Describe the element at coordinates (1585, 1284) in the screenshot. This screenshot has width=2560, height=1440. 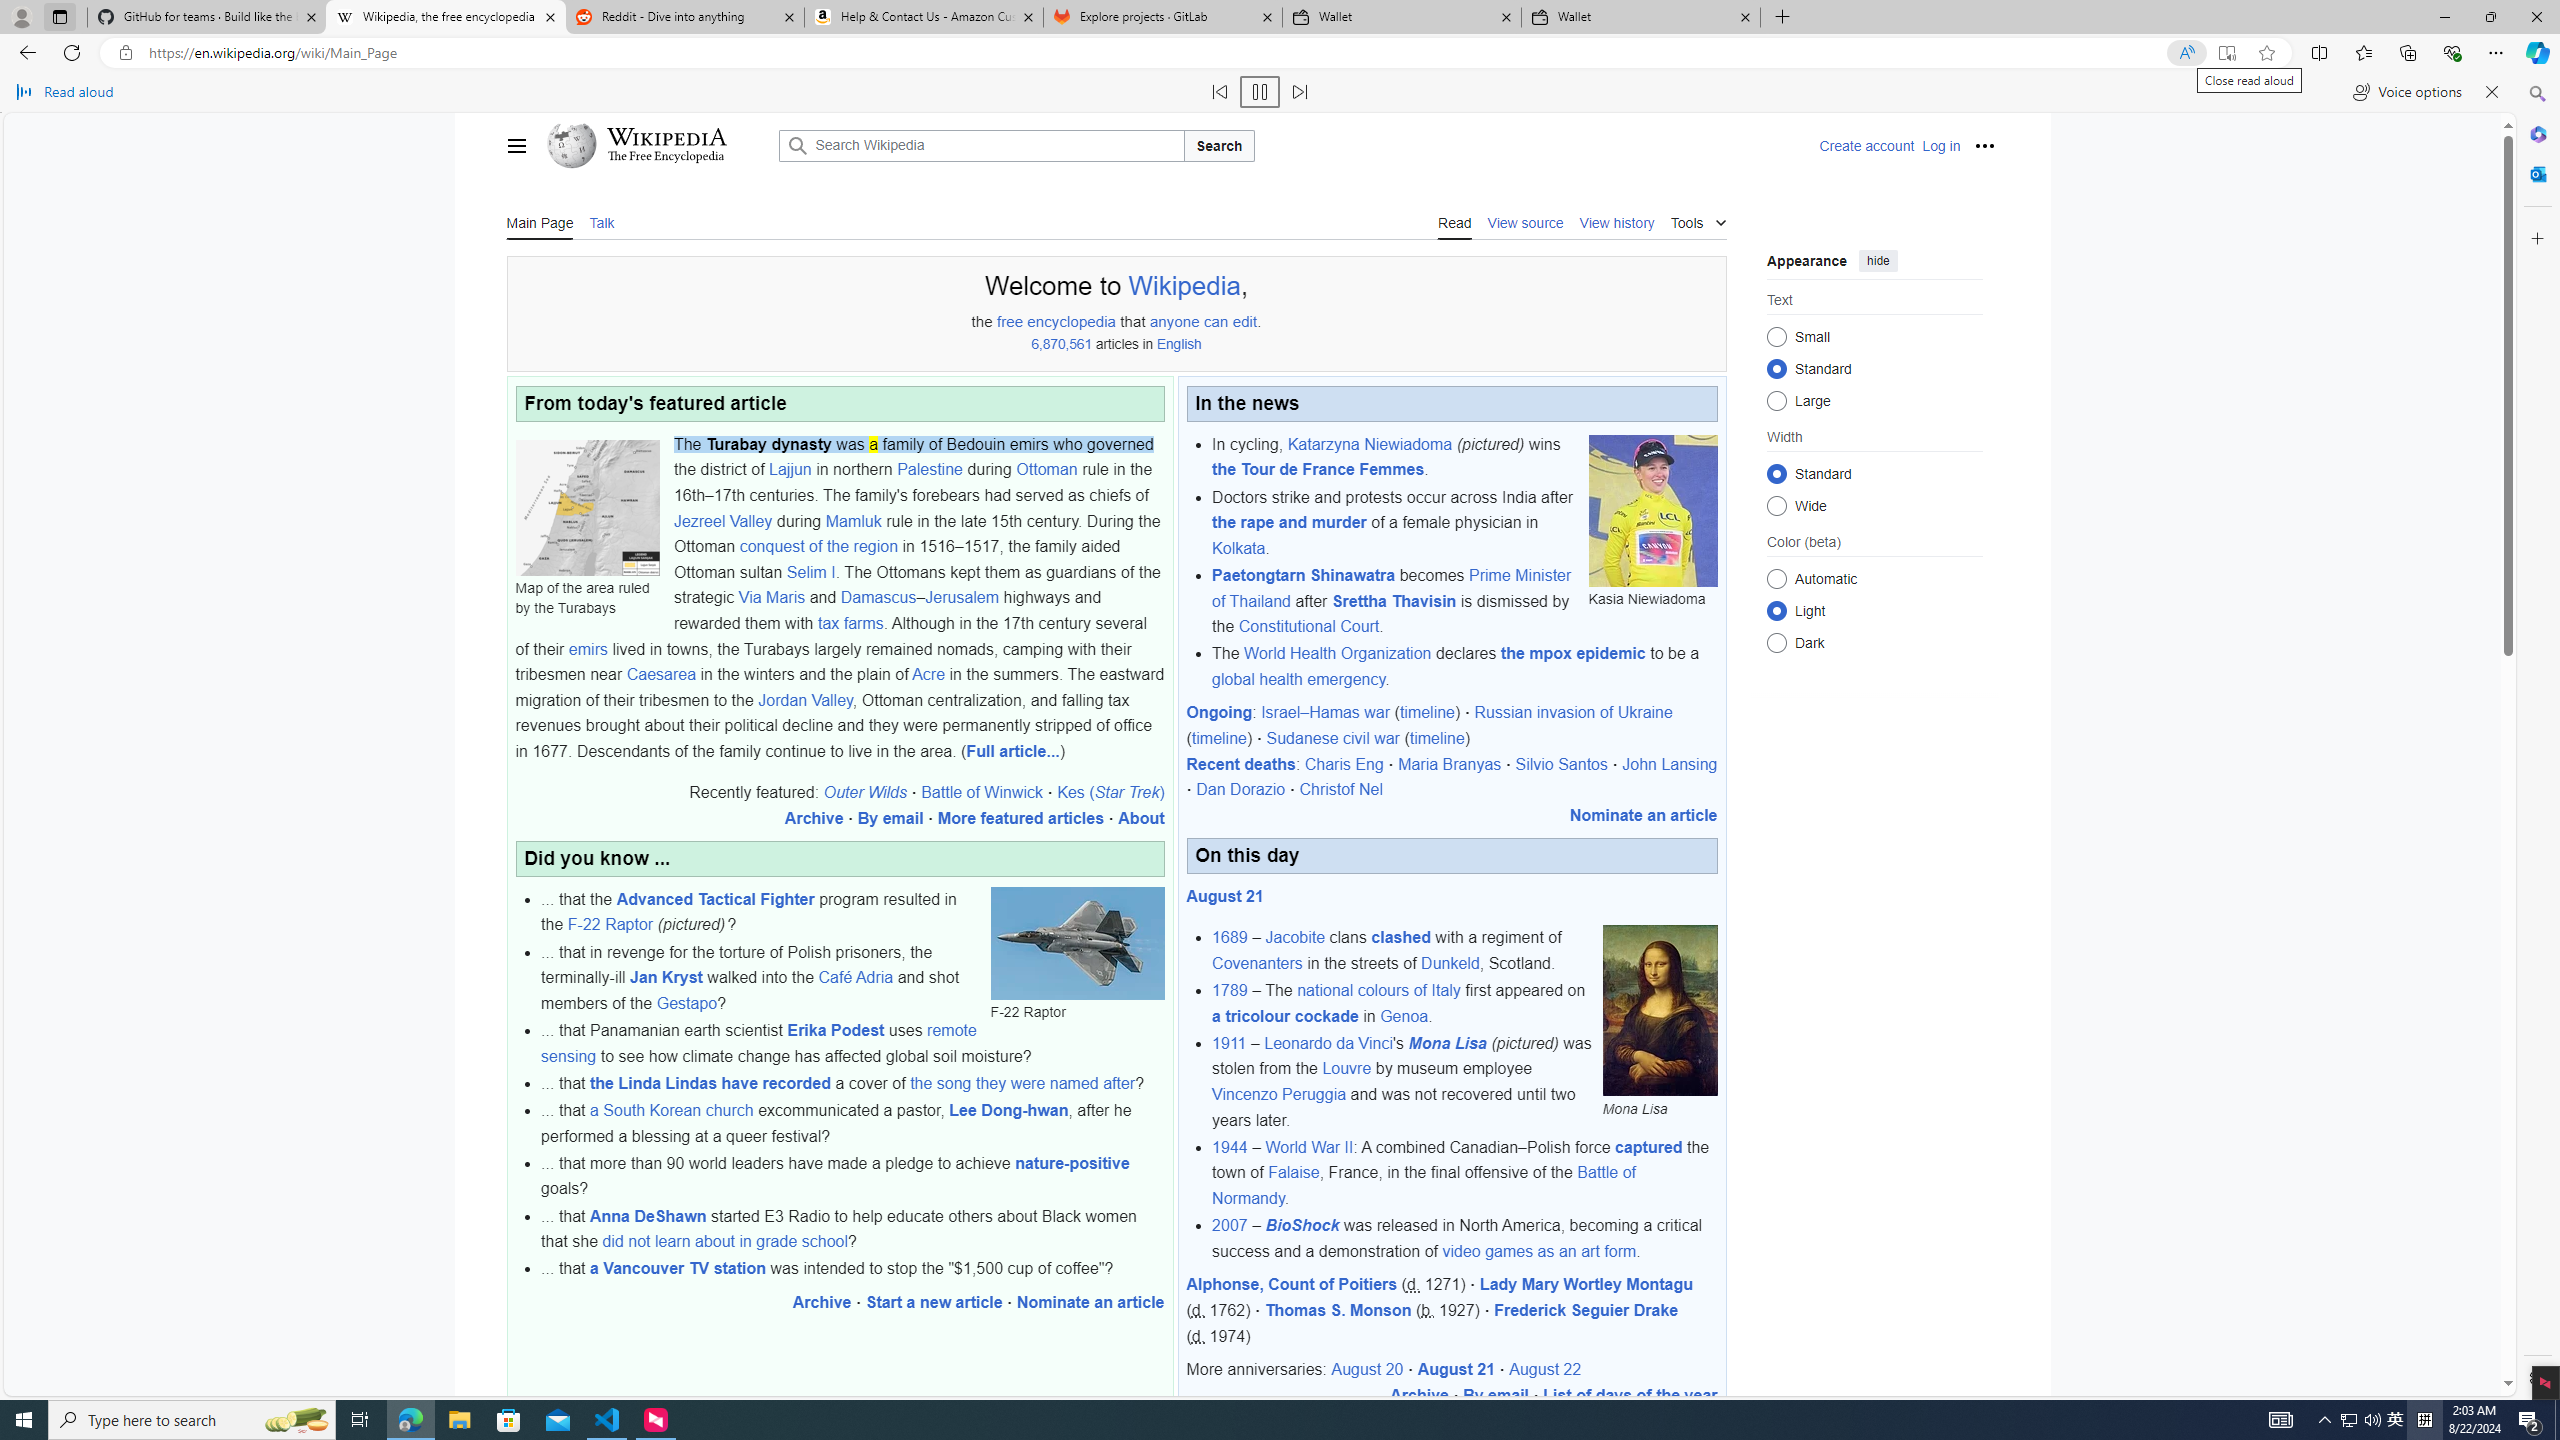
I see `'Lady Mary Wortley Montagu'` at that location.